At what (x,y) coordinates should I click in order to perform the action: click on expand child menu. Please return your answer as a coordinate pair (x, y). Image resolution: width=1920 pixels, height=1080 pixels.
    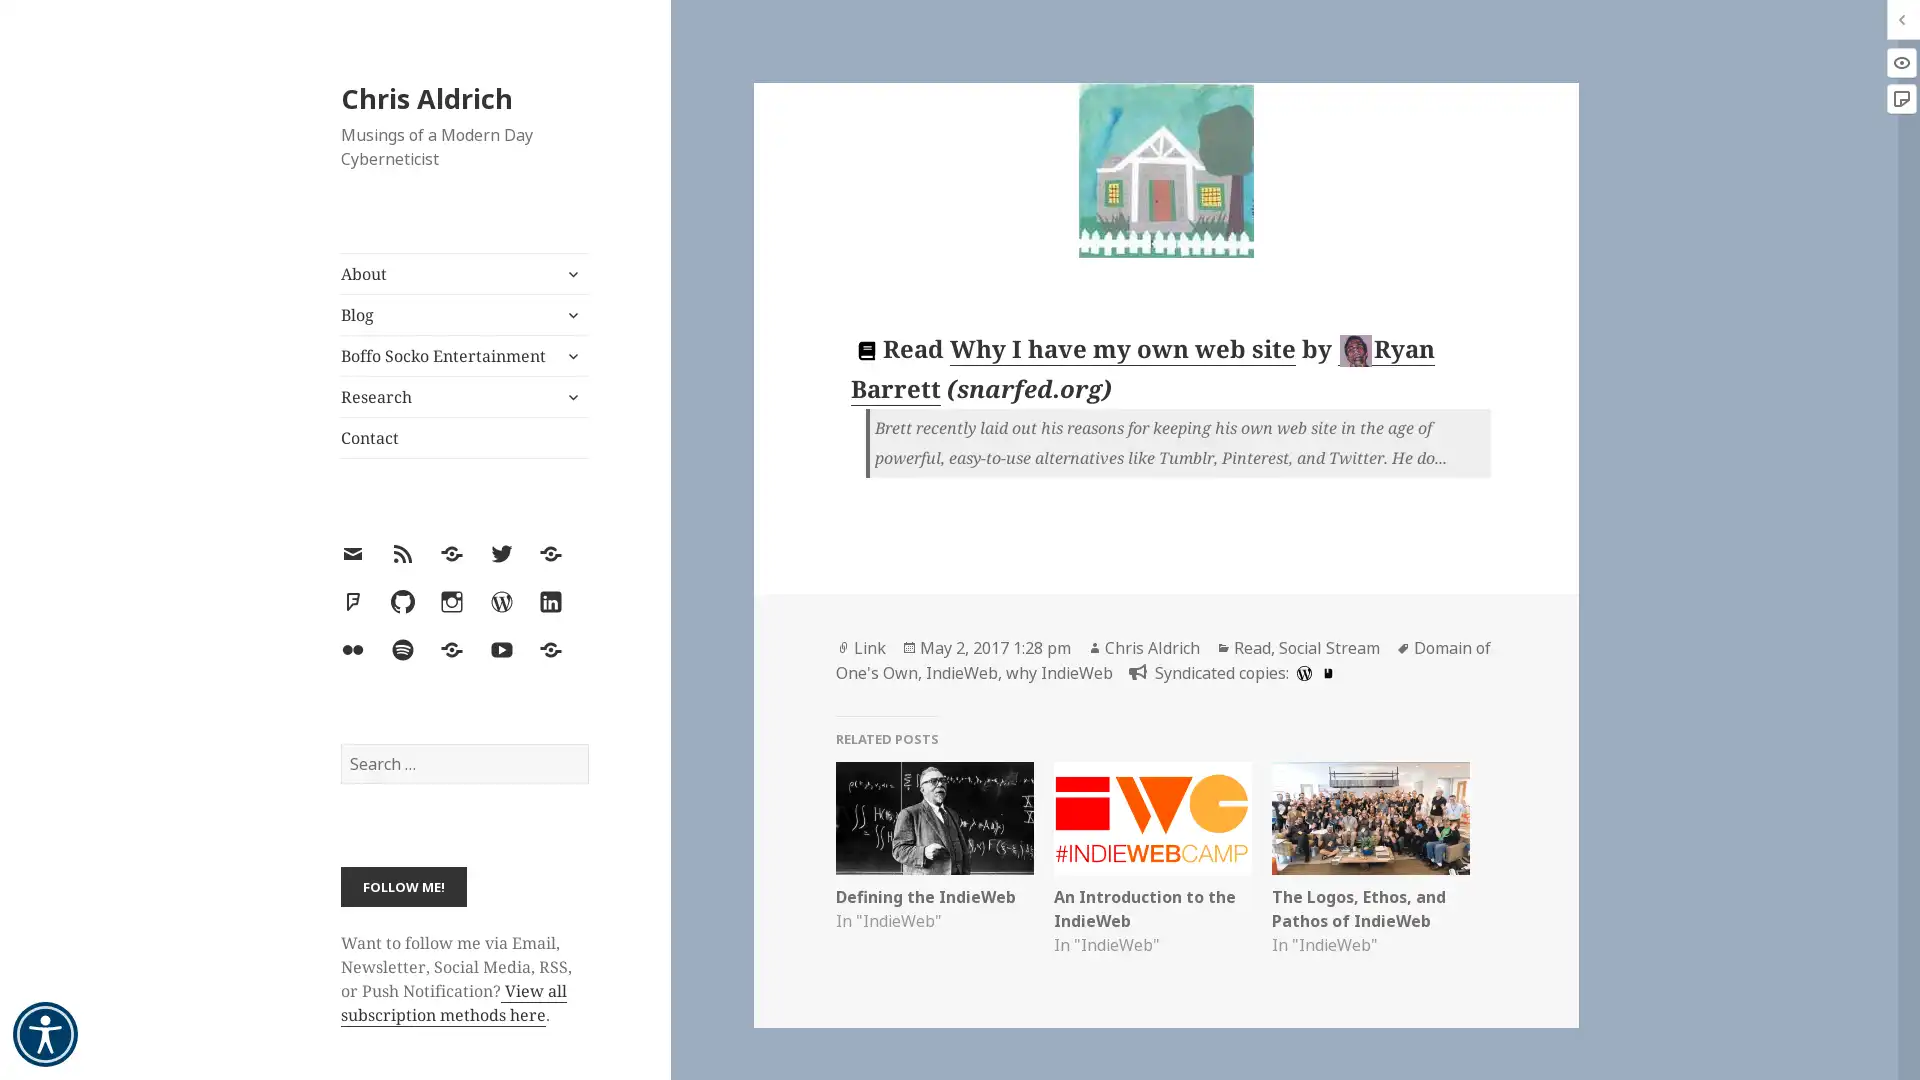
    Looking at the image, I should click on (570, 315).